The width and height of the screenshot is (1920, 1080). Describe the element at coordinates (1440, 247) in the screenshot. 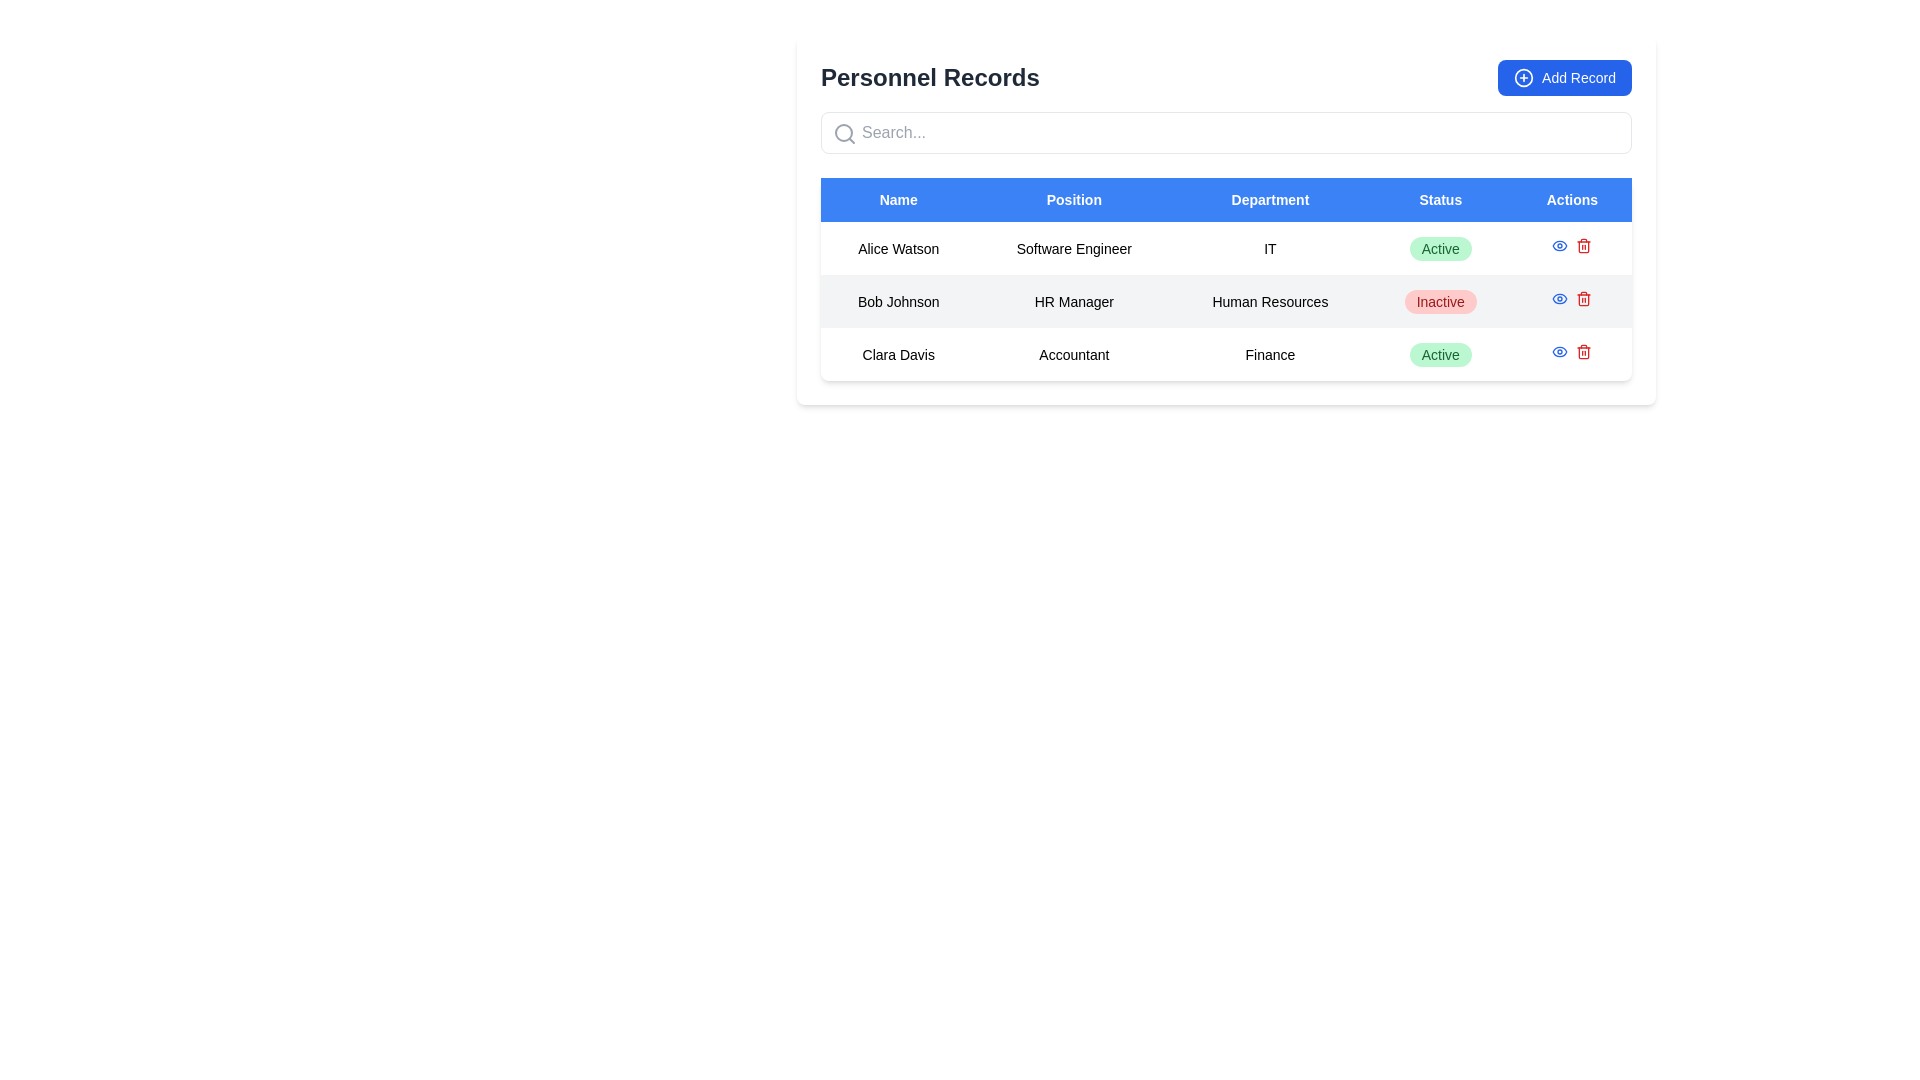

I see `the label with the light green background and bold green text that reads 'Active', located in the 'Status' column of the Personnel Records table, corresponding to Alice Watson` at that location.